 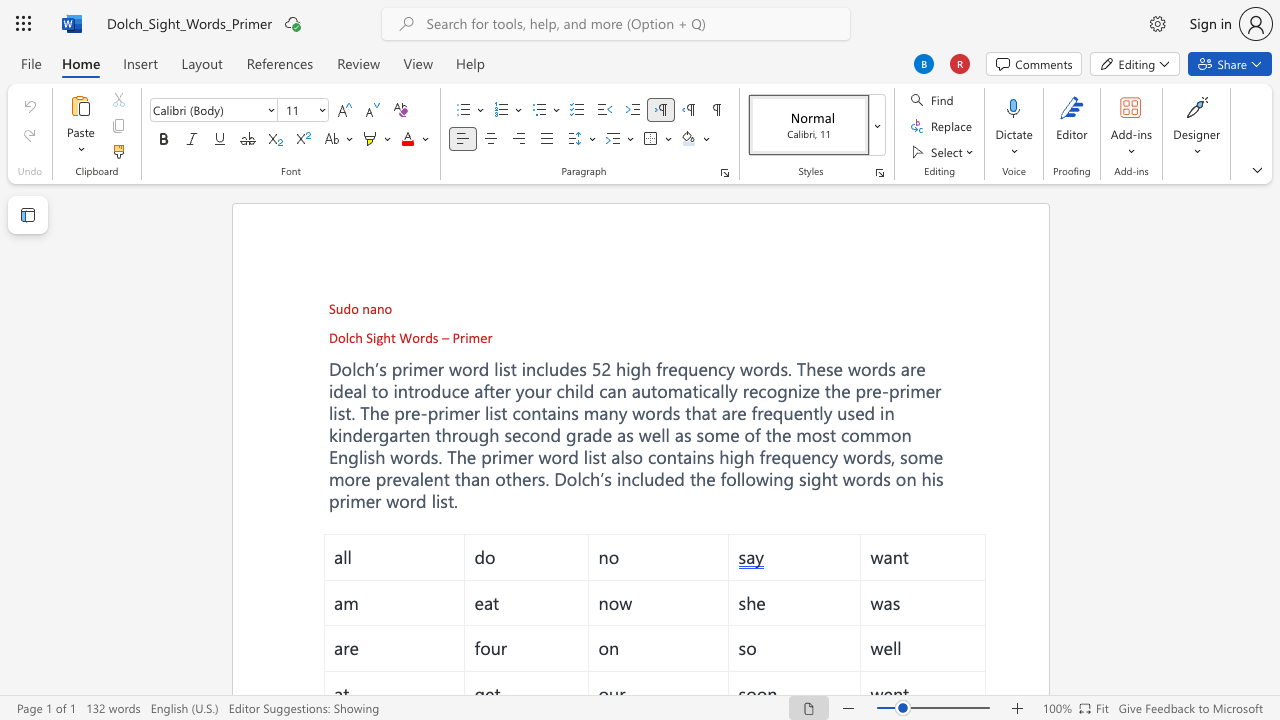 I want to click on the subset text "g sight word" within the text "high frequency words, some more prevalent than others. Dolch’s included the following sight words on his primer word list.", so click(x=782, y=479).